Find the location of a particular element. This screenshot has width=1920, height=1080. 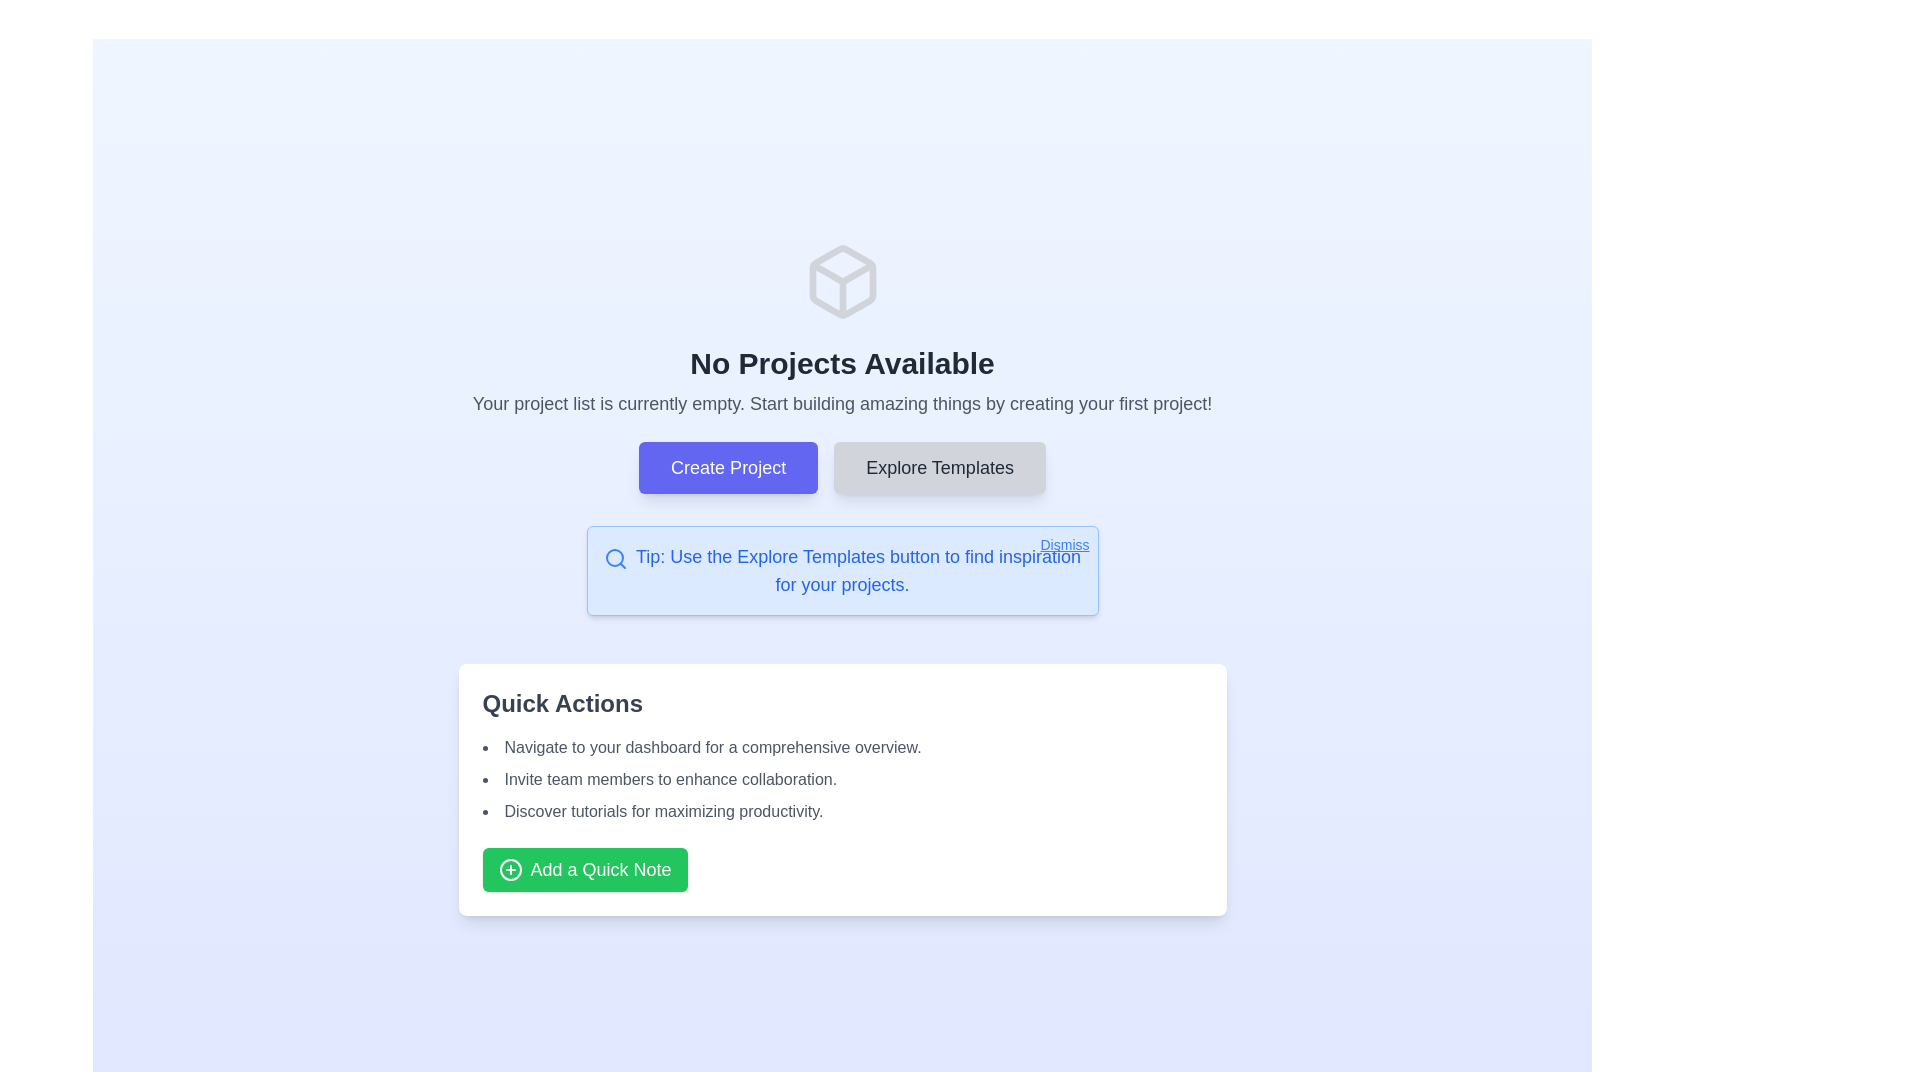

the dismiss button located at the top-right corner inside the rounded blue-bordered notification box is located at coordinates (1064, 544).